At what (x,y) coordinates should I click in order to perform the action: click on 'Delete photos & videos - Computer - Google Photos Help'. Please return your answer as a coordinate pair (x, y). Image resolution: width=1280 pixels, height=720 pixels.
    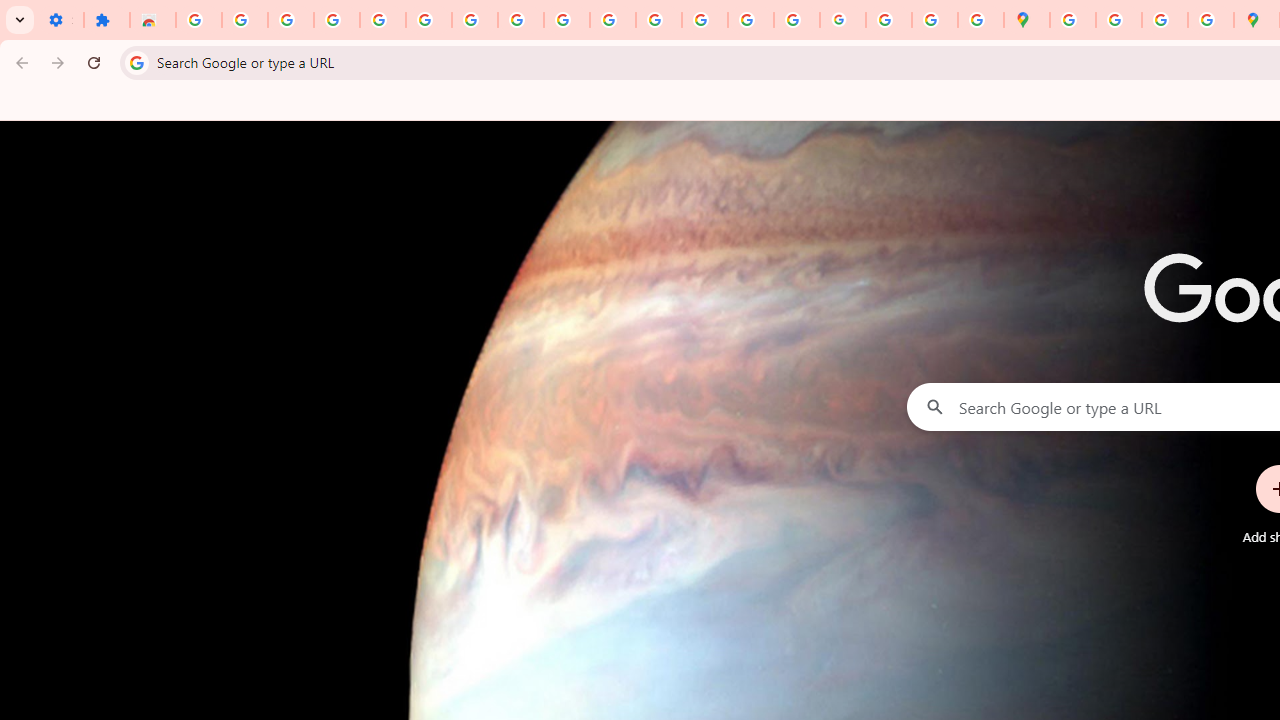
    Looking at the image, I should click on (289, 20).